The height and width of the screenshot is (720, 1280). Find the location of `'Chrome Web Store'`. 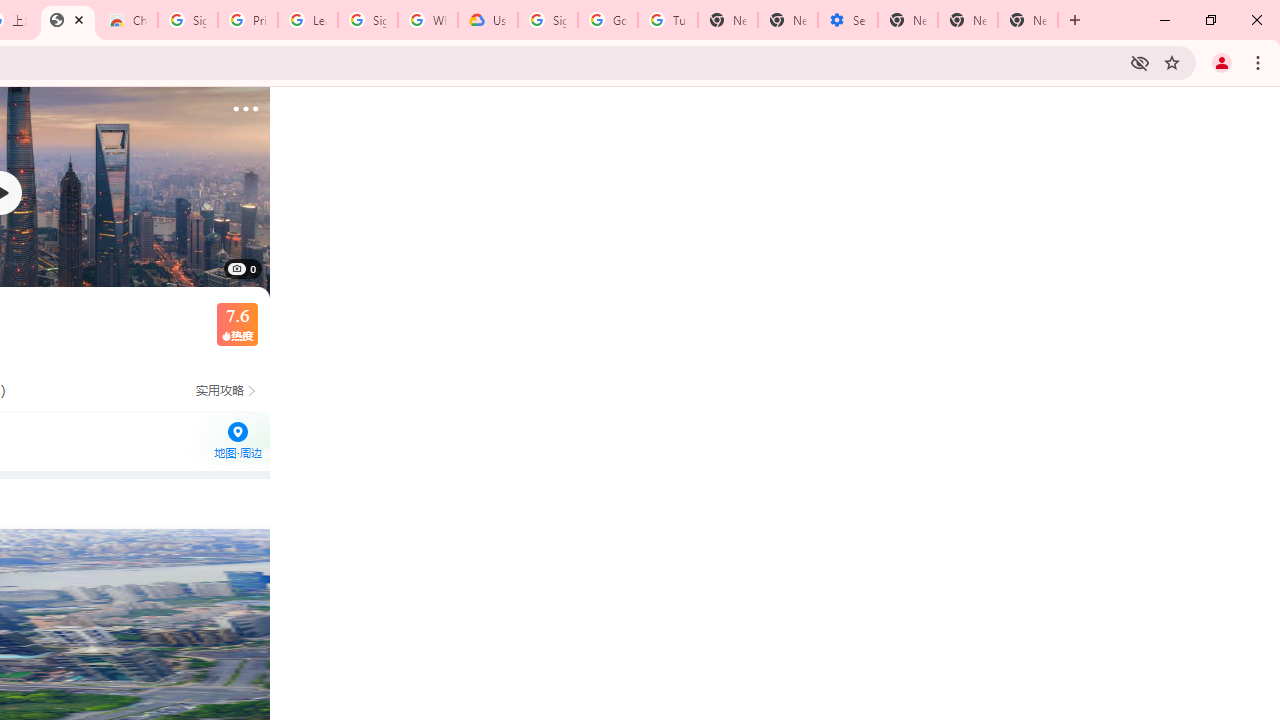

'Chrome Web Store' is located at coordinates (127, 20).